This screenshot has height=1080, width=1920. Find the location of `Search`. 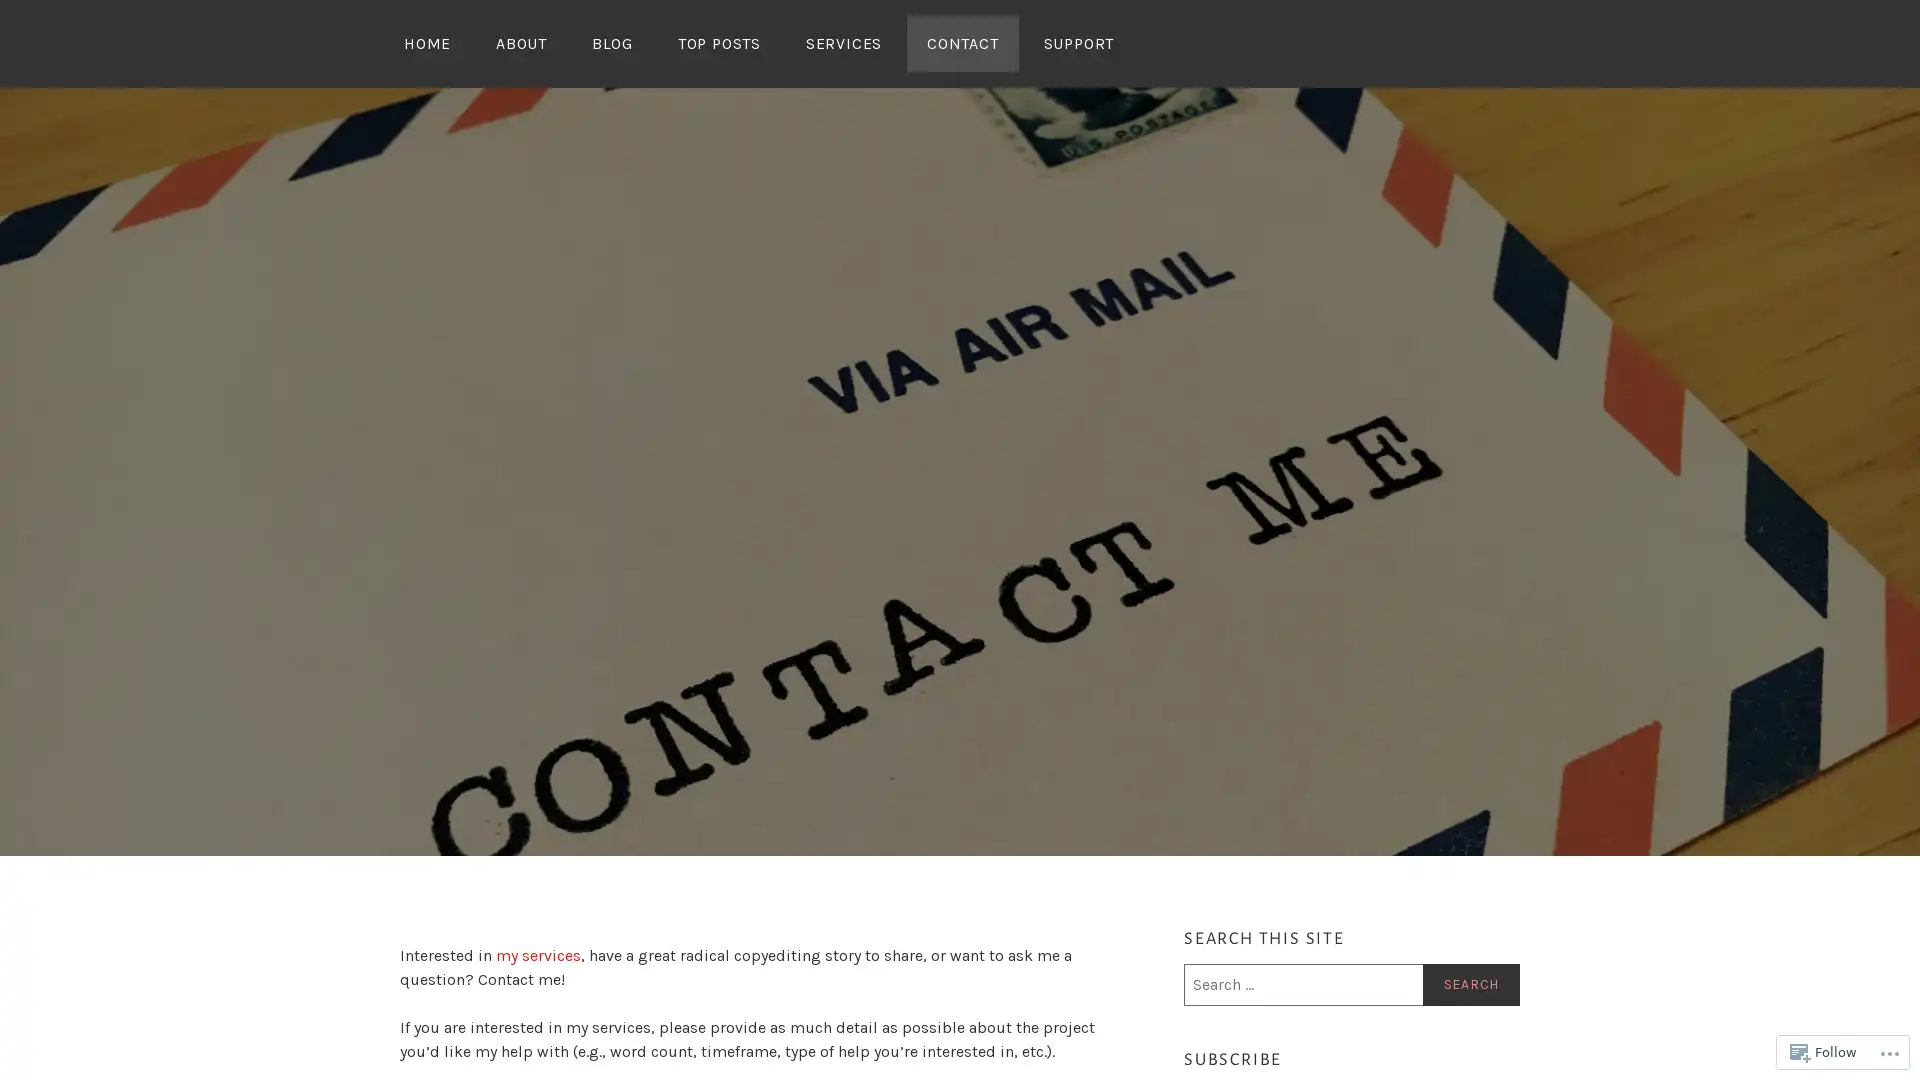

Search is located at coordinates (1470, 983).